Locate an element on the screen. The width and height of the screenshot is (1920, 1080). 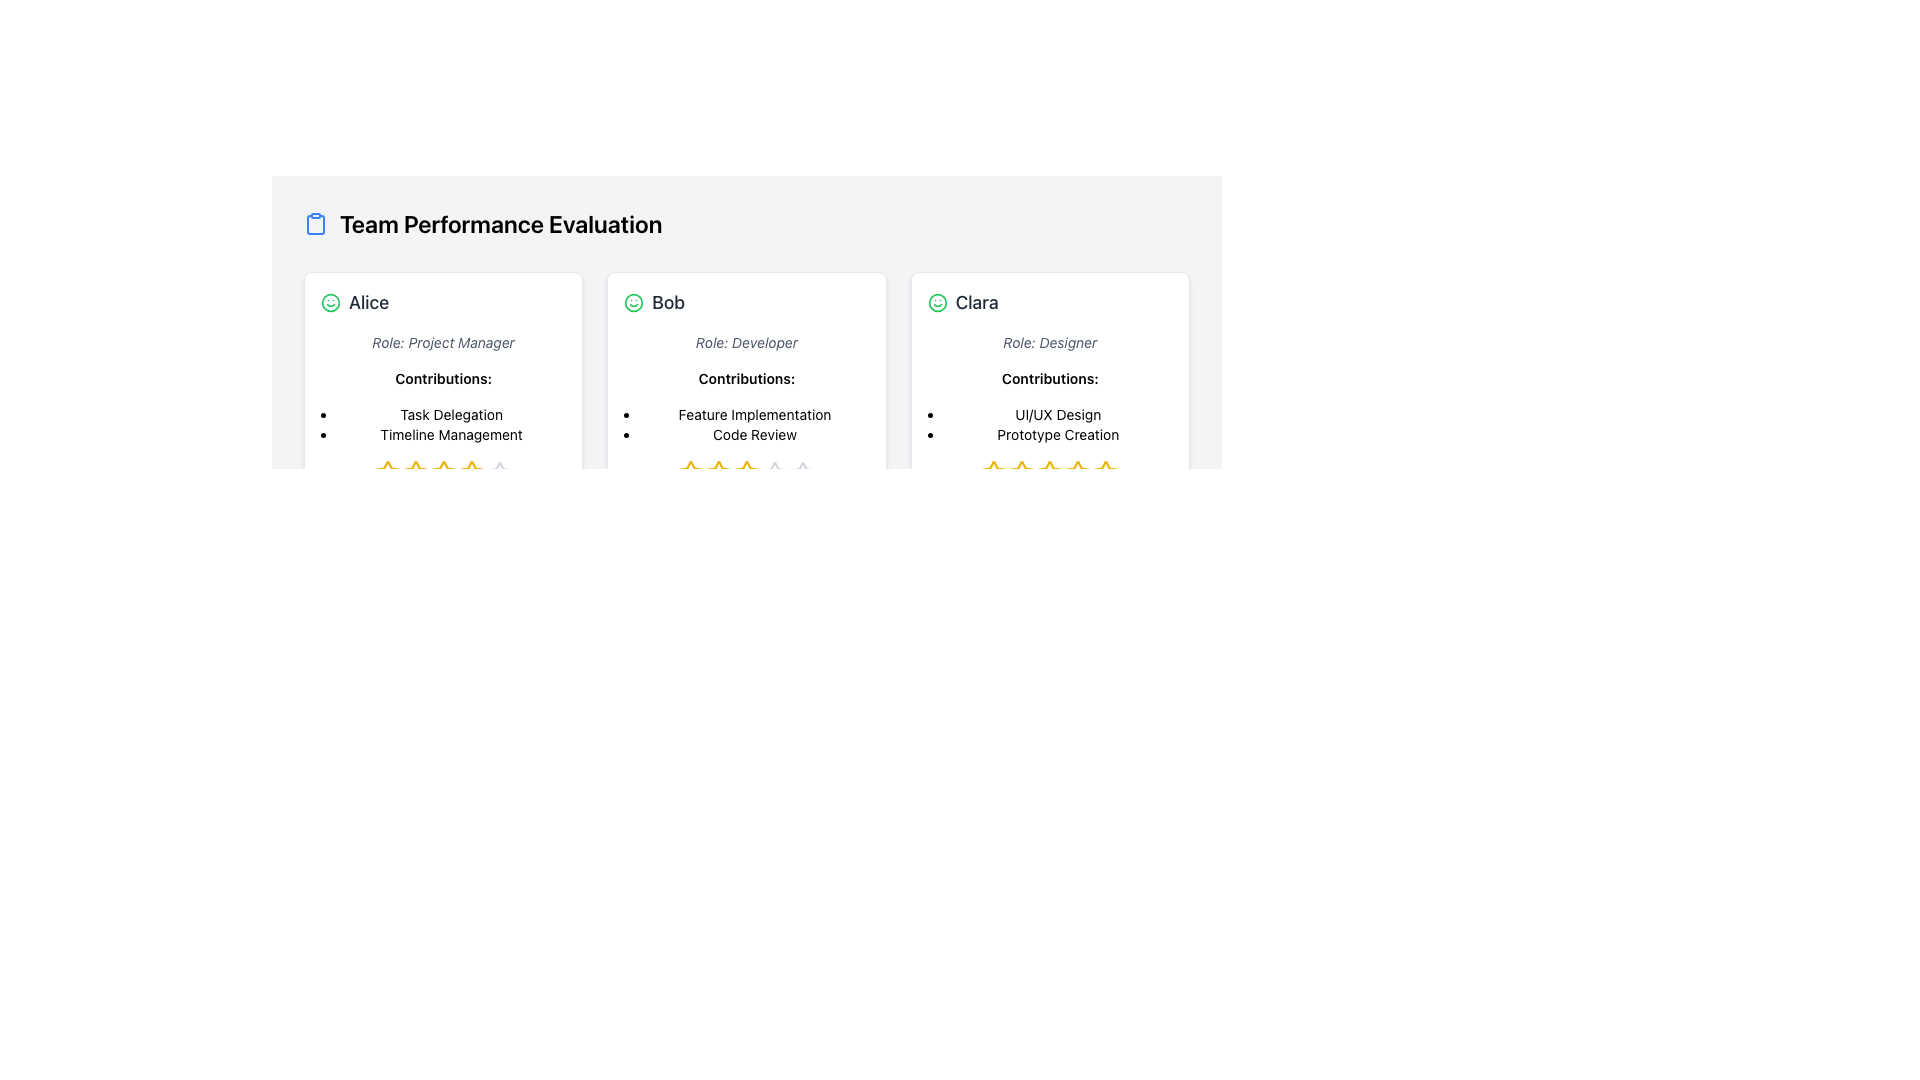
the text heading for the contributions list located within Clara's profile card, below the 'Role: Designer' element is located at coordinates (1049, 378).